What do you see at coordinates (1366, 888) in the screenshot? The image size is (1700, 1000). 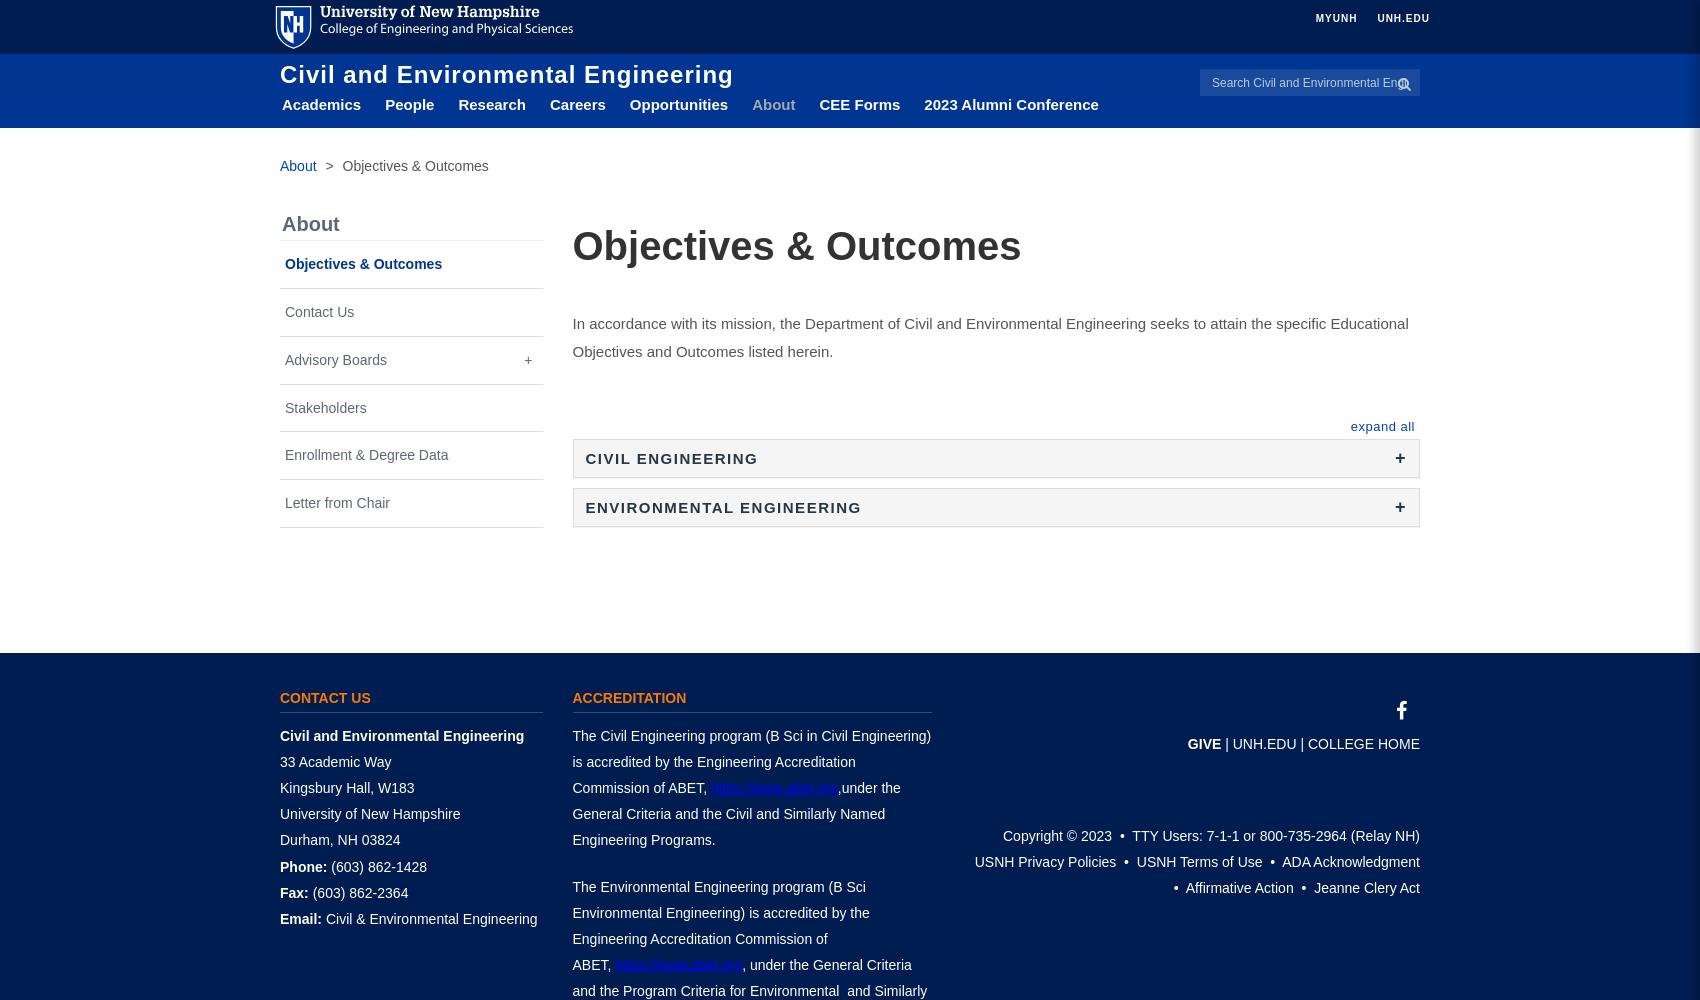 I see `'Jeanne Clery Act'` at bounding box center [1366, 888].